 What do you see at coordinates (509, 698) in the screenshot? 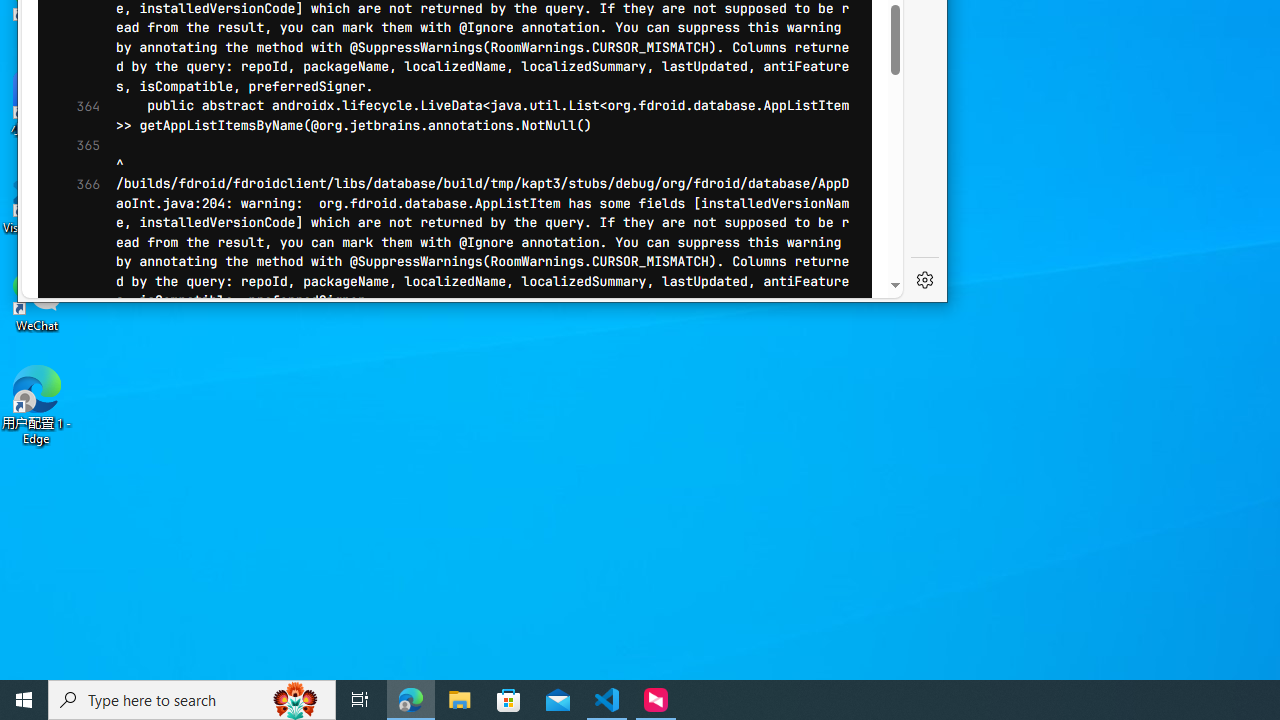
I see `'Microsoft Store'` at bounding box center [509, 698].